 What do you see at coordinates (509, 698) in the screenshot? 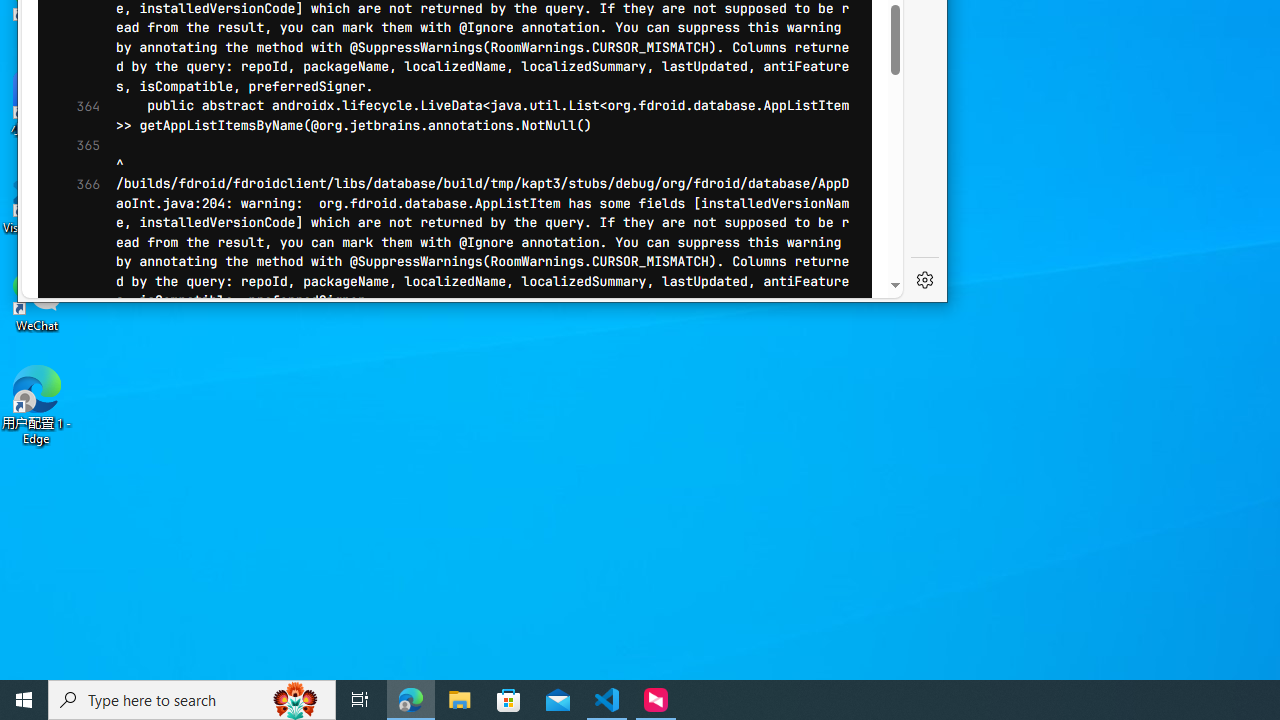
I see `'Microsoft Store'` at bounding box center [509, 698].